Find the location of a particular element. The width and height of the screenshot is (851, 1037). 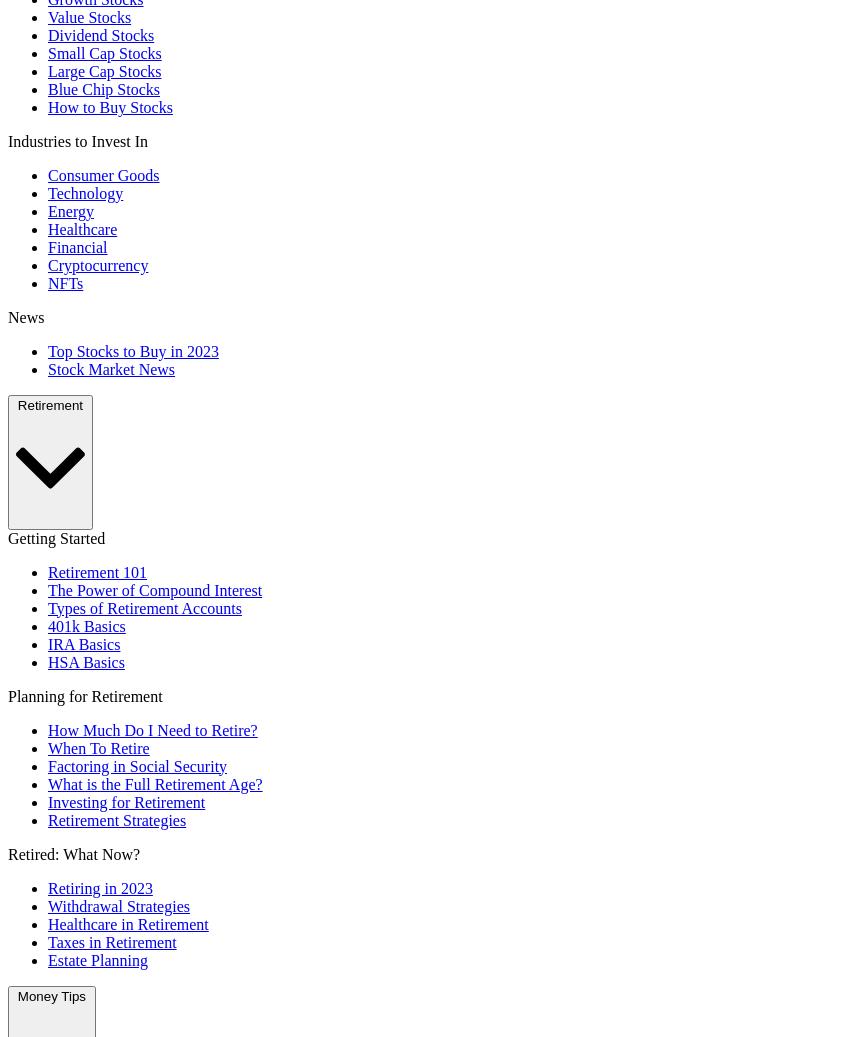

'Healthcare' is located at coordinates (81, 228).